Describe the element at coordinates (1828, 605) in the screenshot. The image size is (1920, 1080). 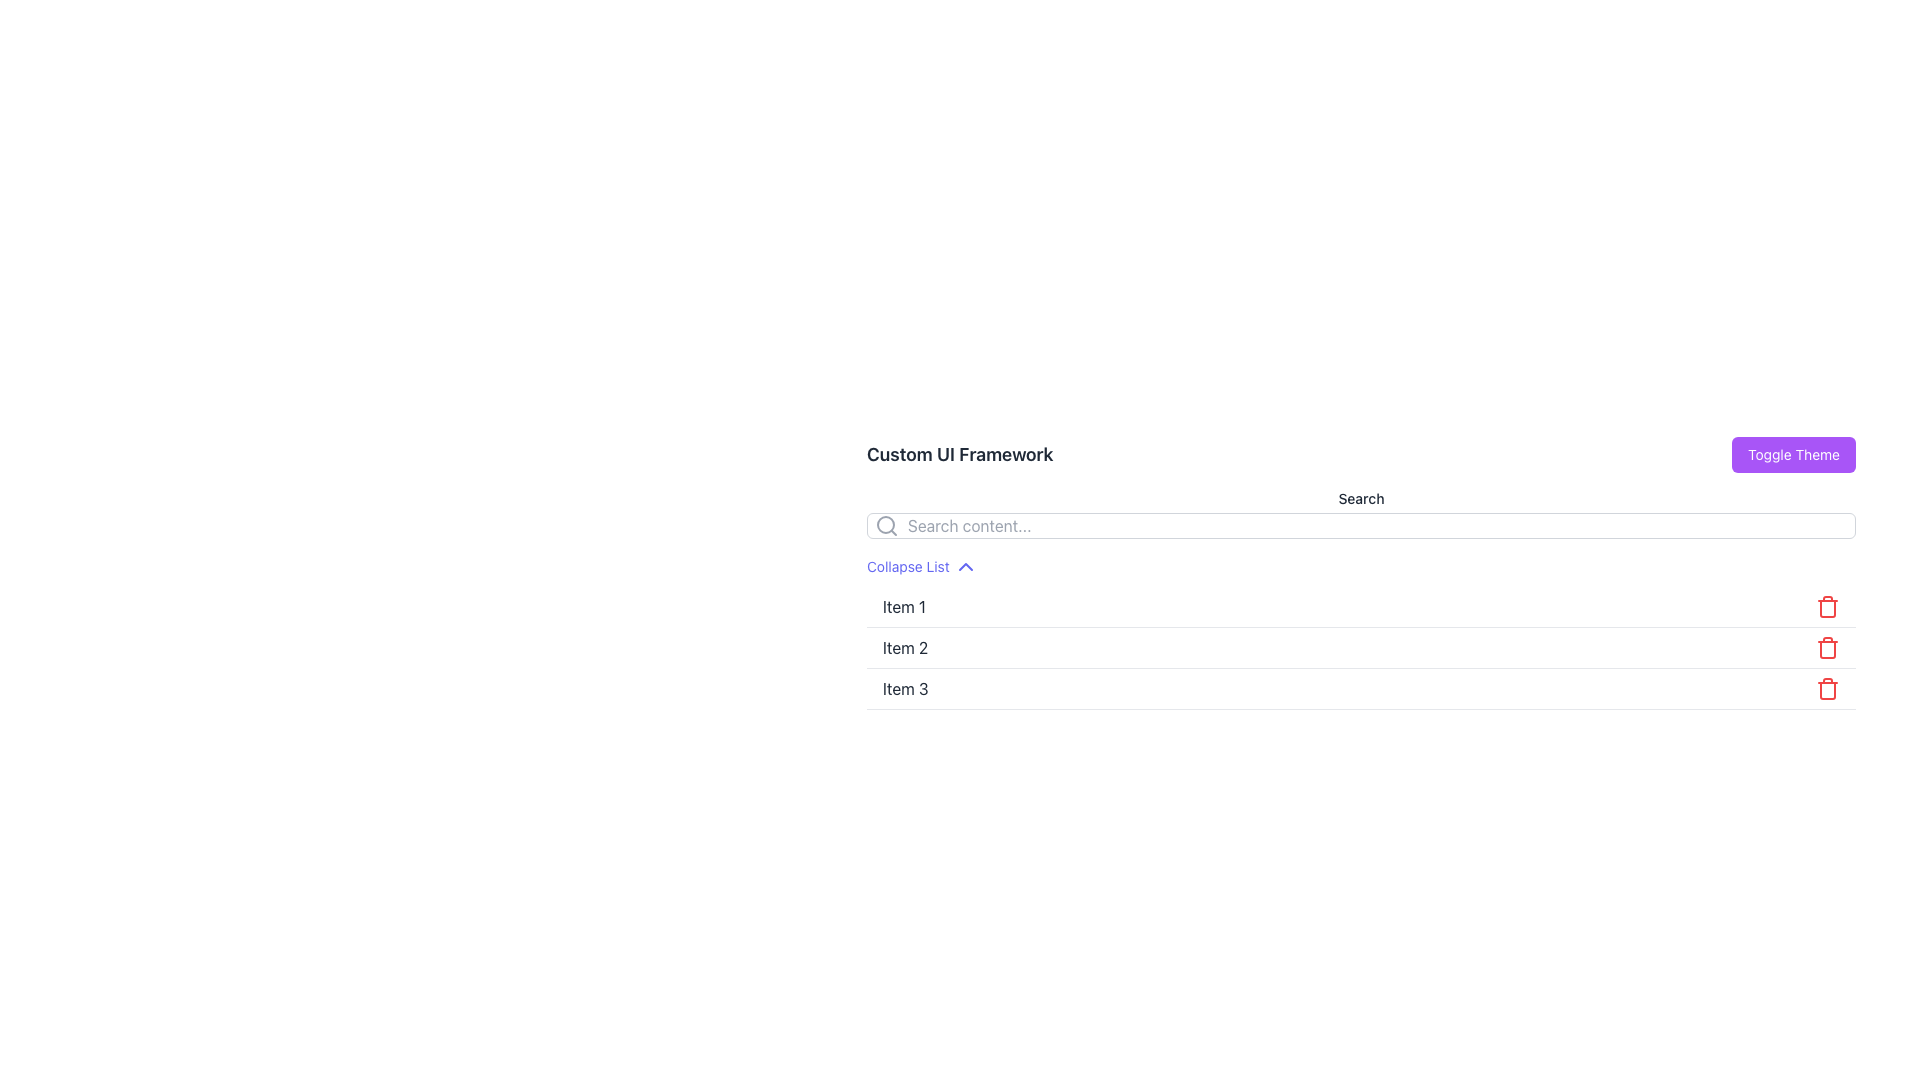
I see `the delete button located in the top-right of the row labeled 'Item 1' to initiate the delete action` at that location.